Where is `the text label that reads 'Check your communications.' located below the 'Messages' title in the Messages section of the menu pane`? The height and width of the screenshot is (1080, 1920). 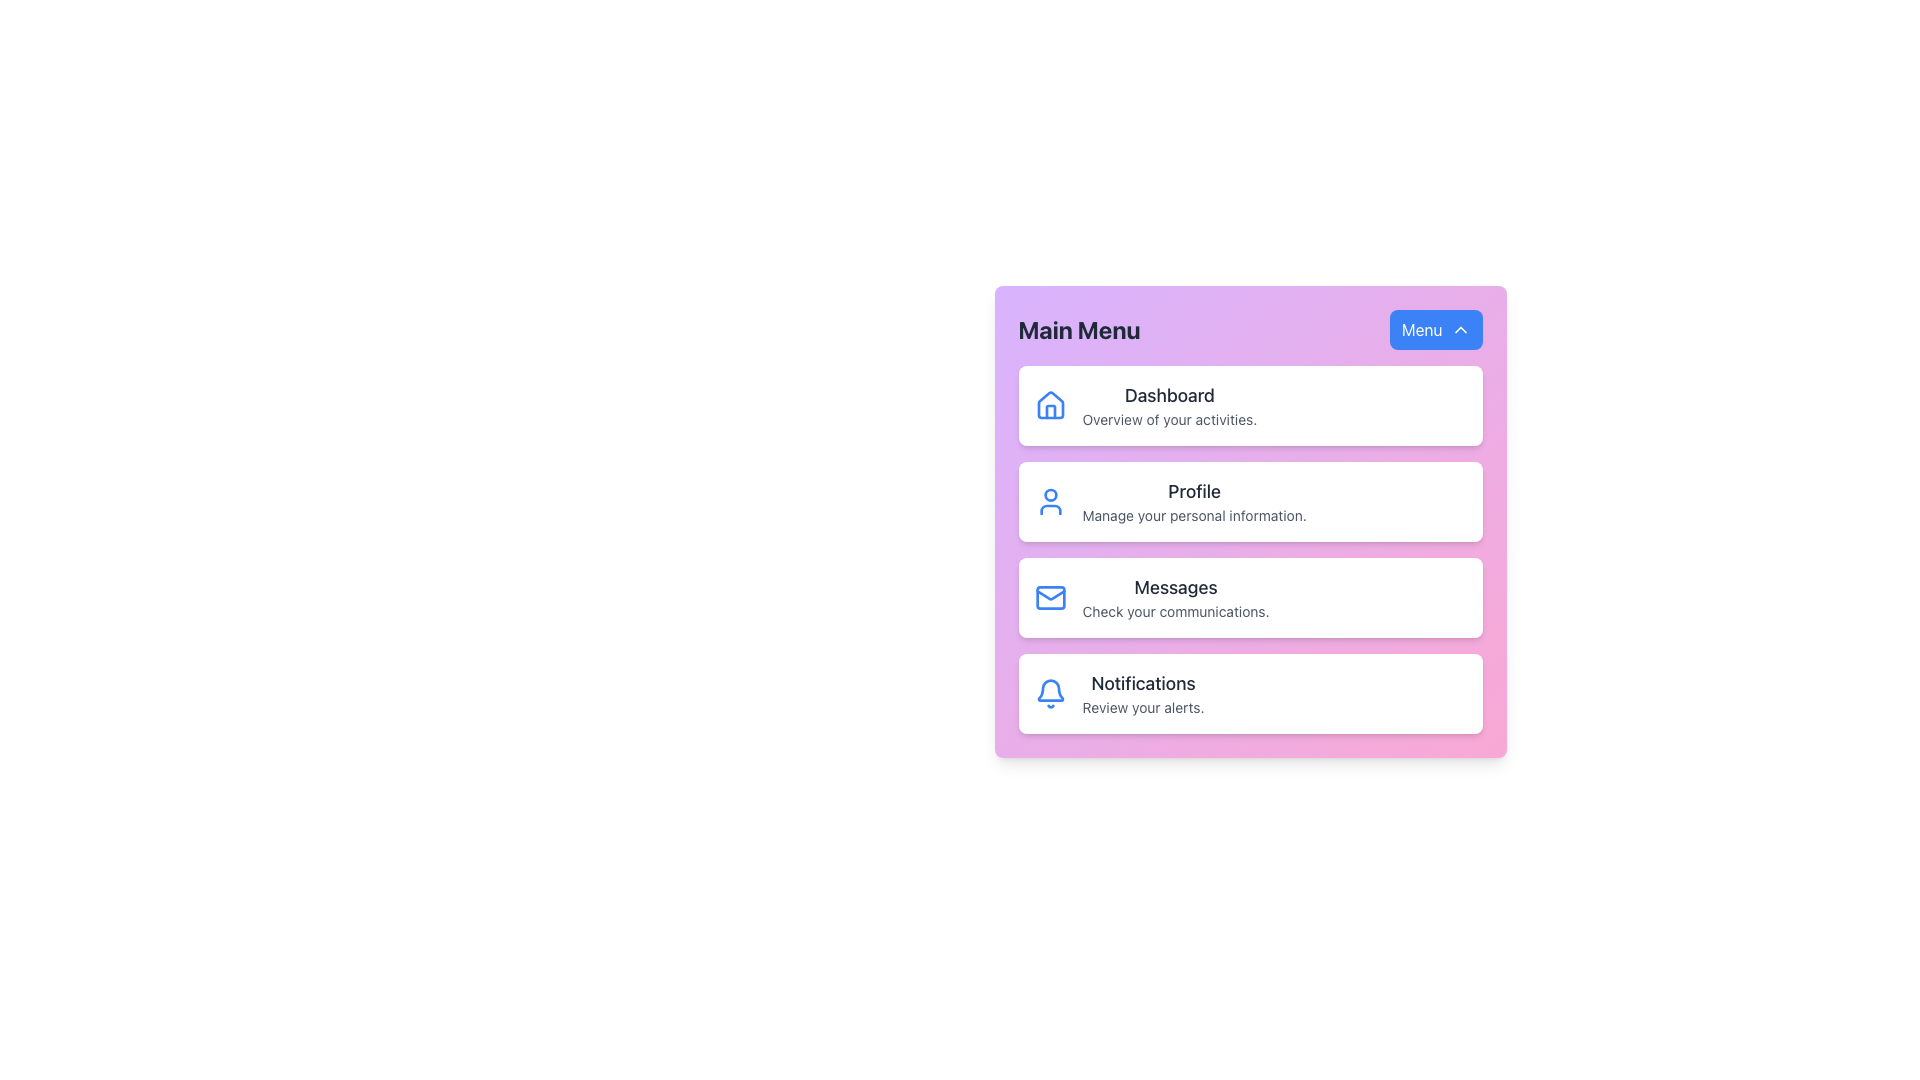 the text label that reads 'Check your communications.' located below the 'Messages' title in the Messages section of the menu pane is located at coordinates (1176, 611).